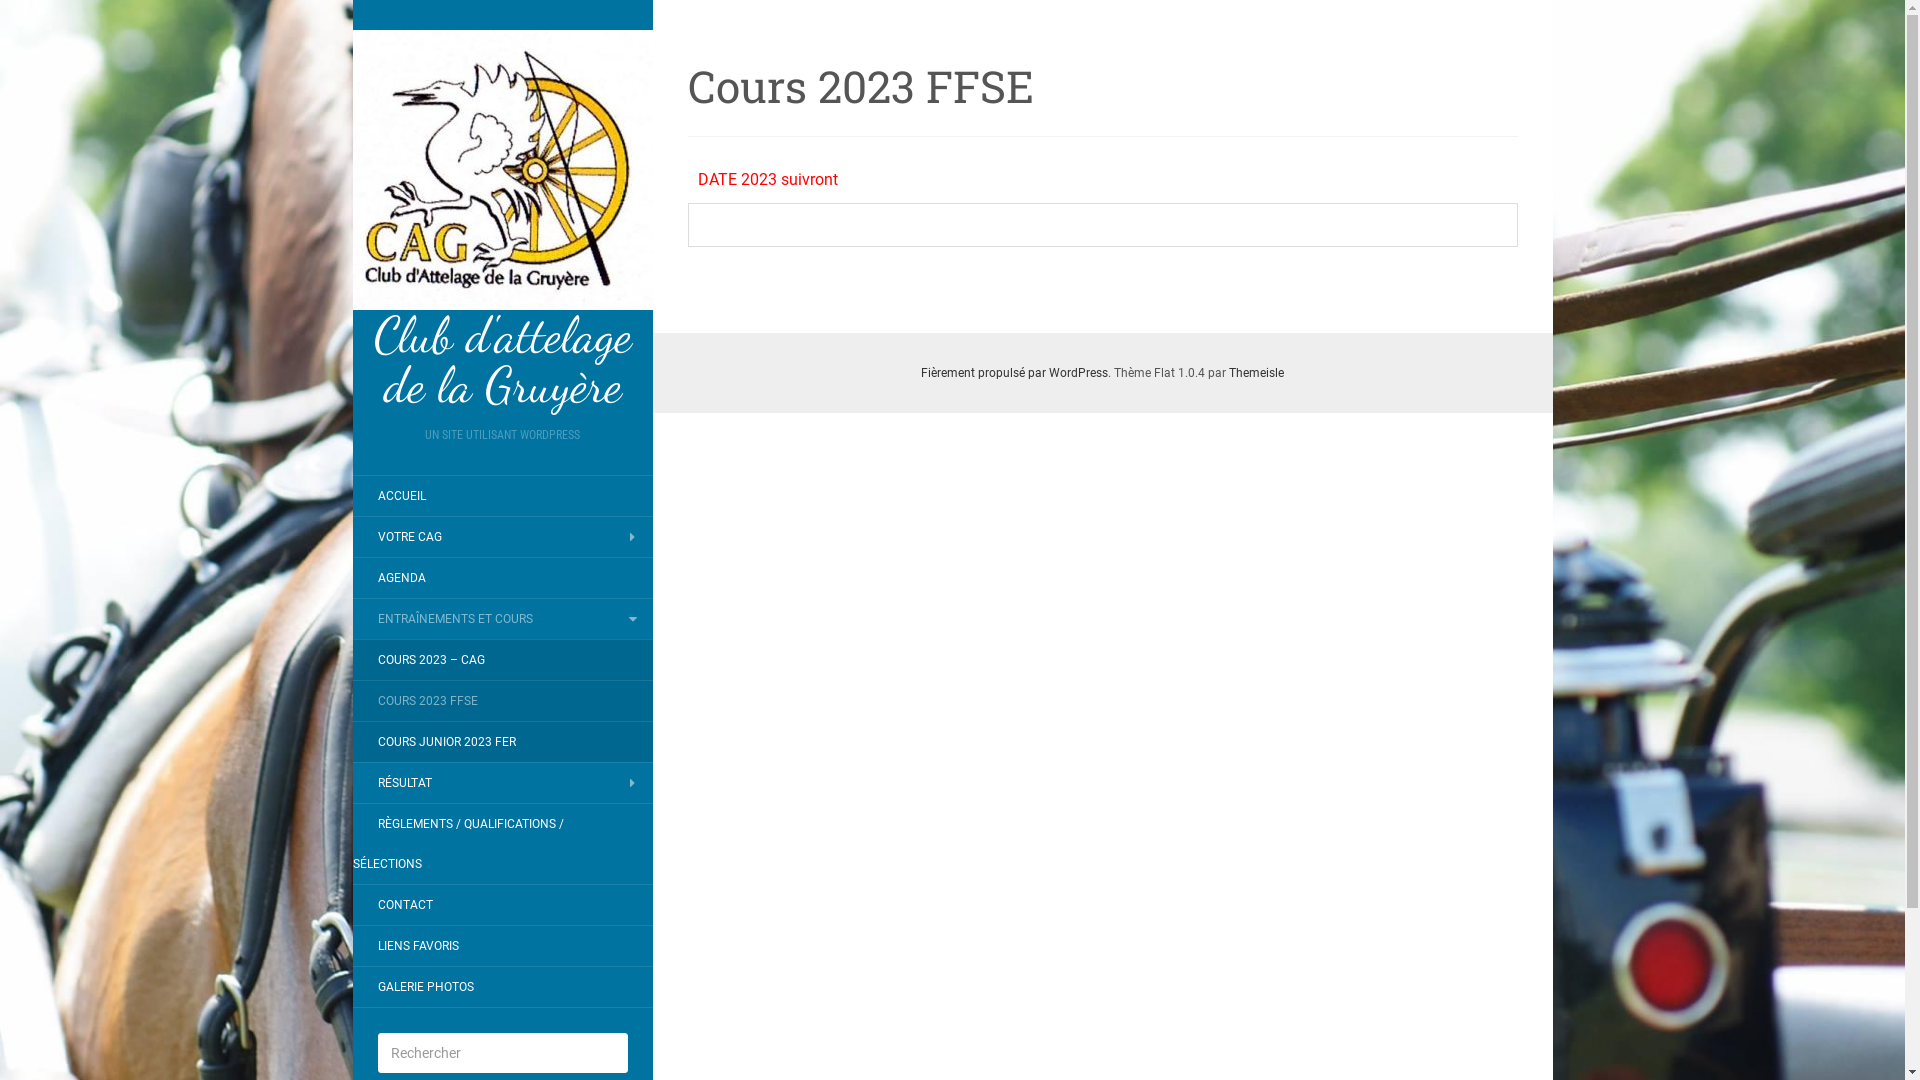 This screenshot has height=1080, width=1920. Describe the element at coordinates (351, 578) in the screenshot. I see `'AGENDA'` at that location.